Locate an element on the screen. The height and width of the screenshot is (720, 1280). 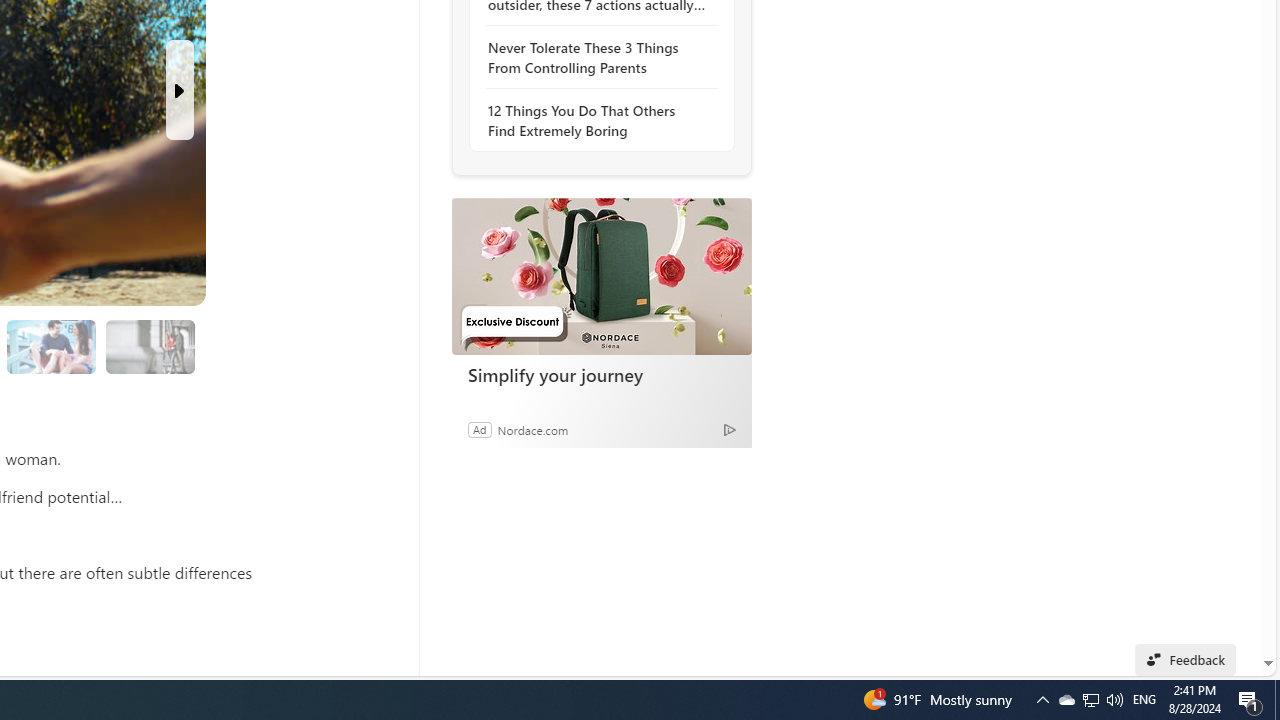
'Never Tolerate These 3 Things From Controlling Parents' is located at coordinates (595, 56).